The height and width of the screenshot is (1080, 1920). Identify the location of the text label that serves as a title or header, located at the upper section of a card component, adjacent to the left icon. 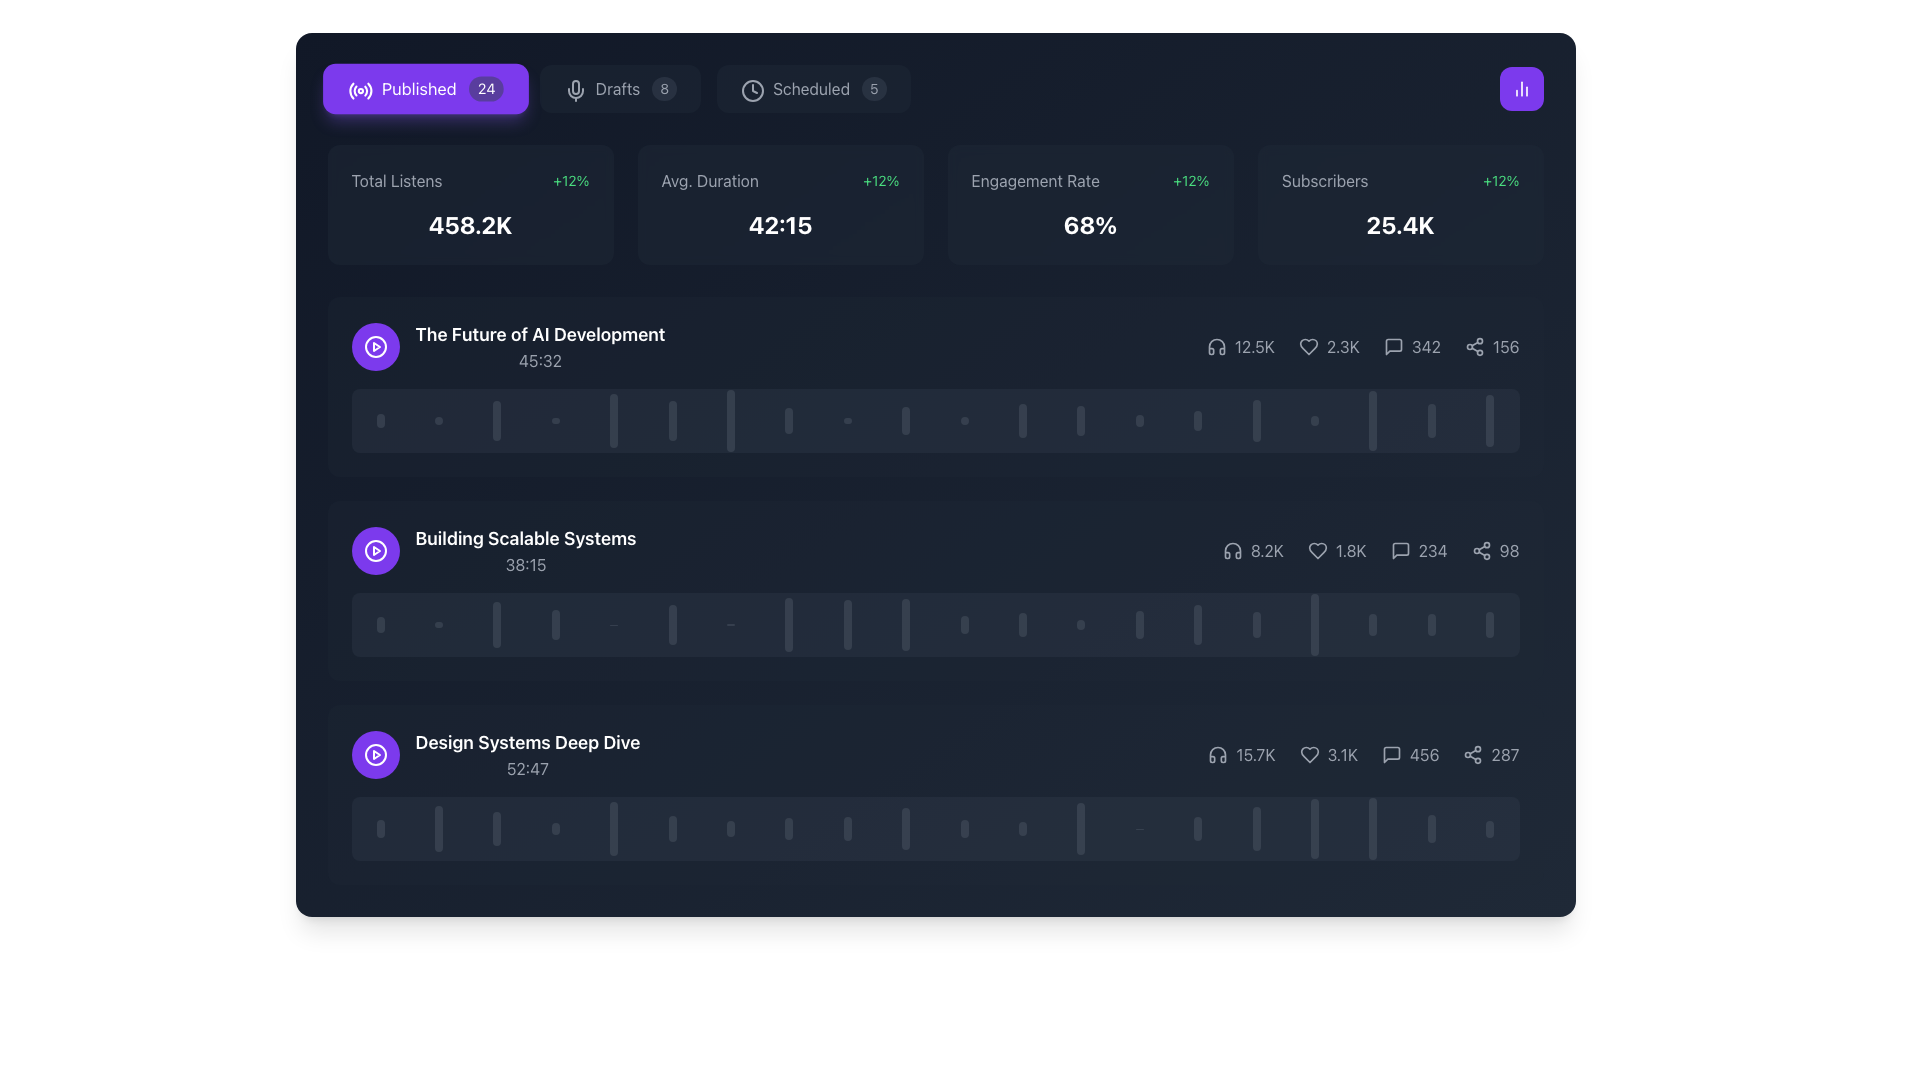
(540, 334).